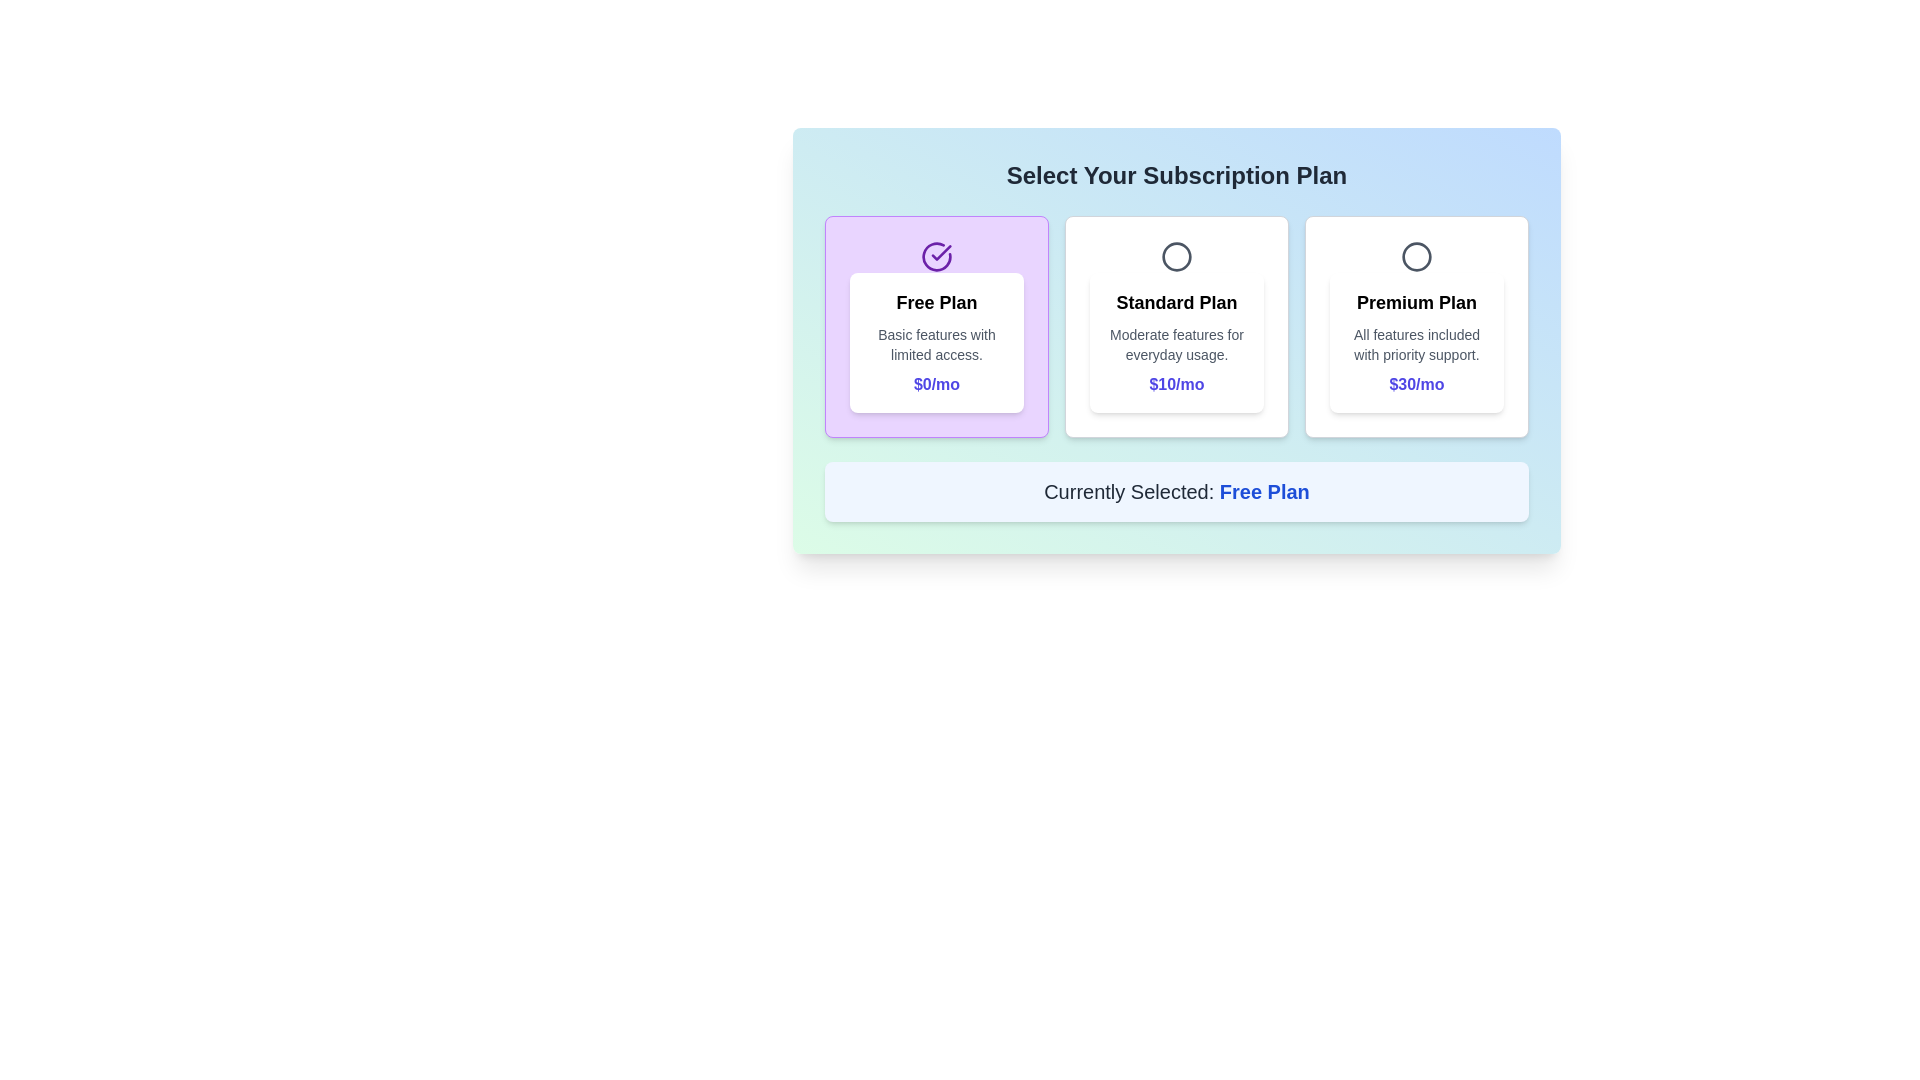 The image size is (1920, 1080). What do you see at coordinates (1176, 256) in the screenshot?
I see `the circular icon located above the text 'Standard Plan' in the grid layout of subscription options` at bounding box center [1176, 256].